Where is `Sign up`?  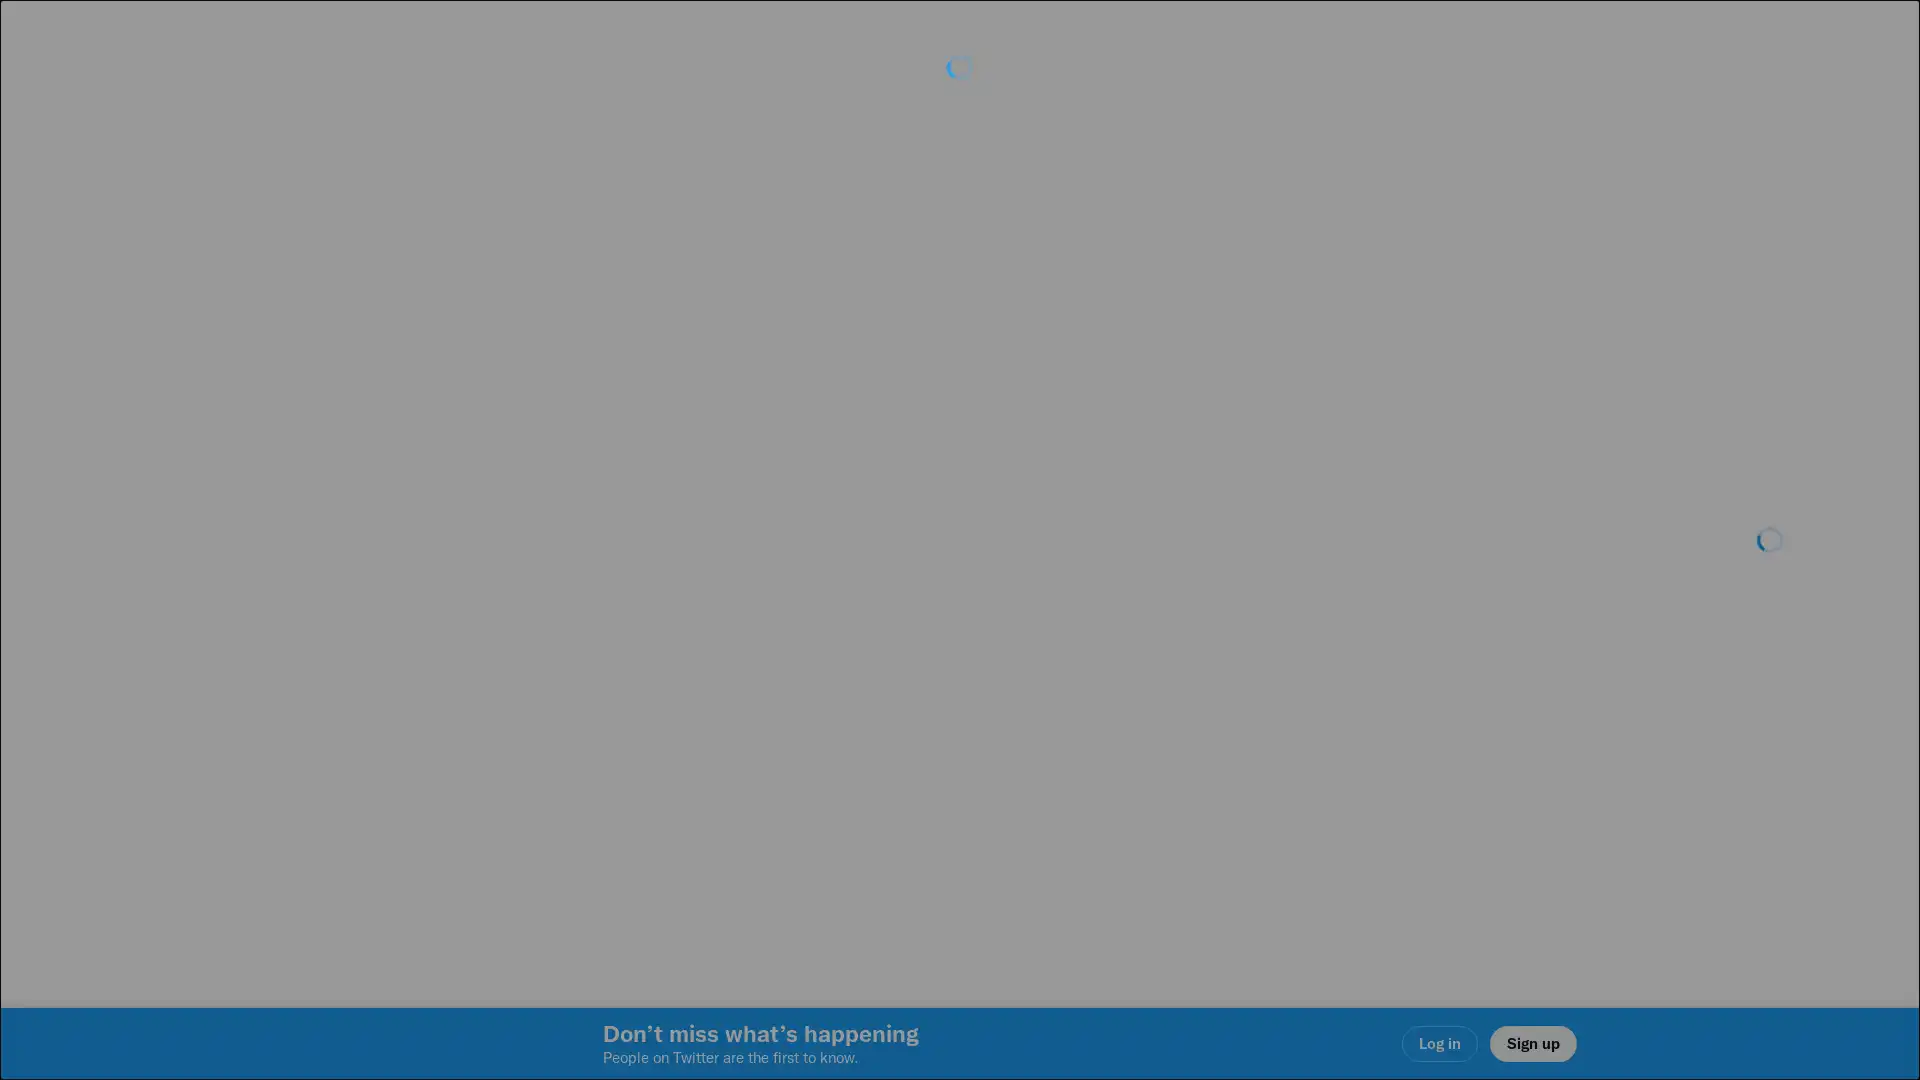 Sign up is located at coordinates (722, 681).